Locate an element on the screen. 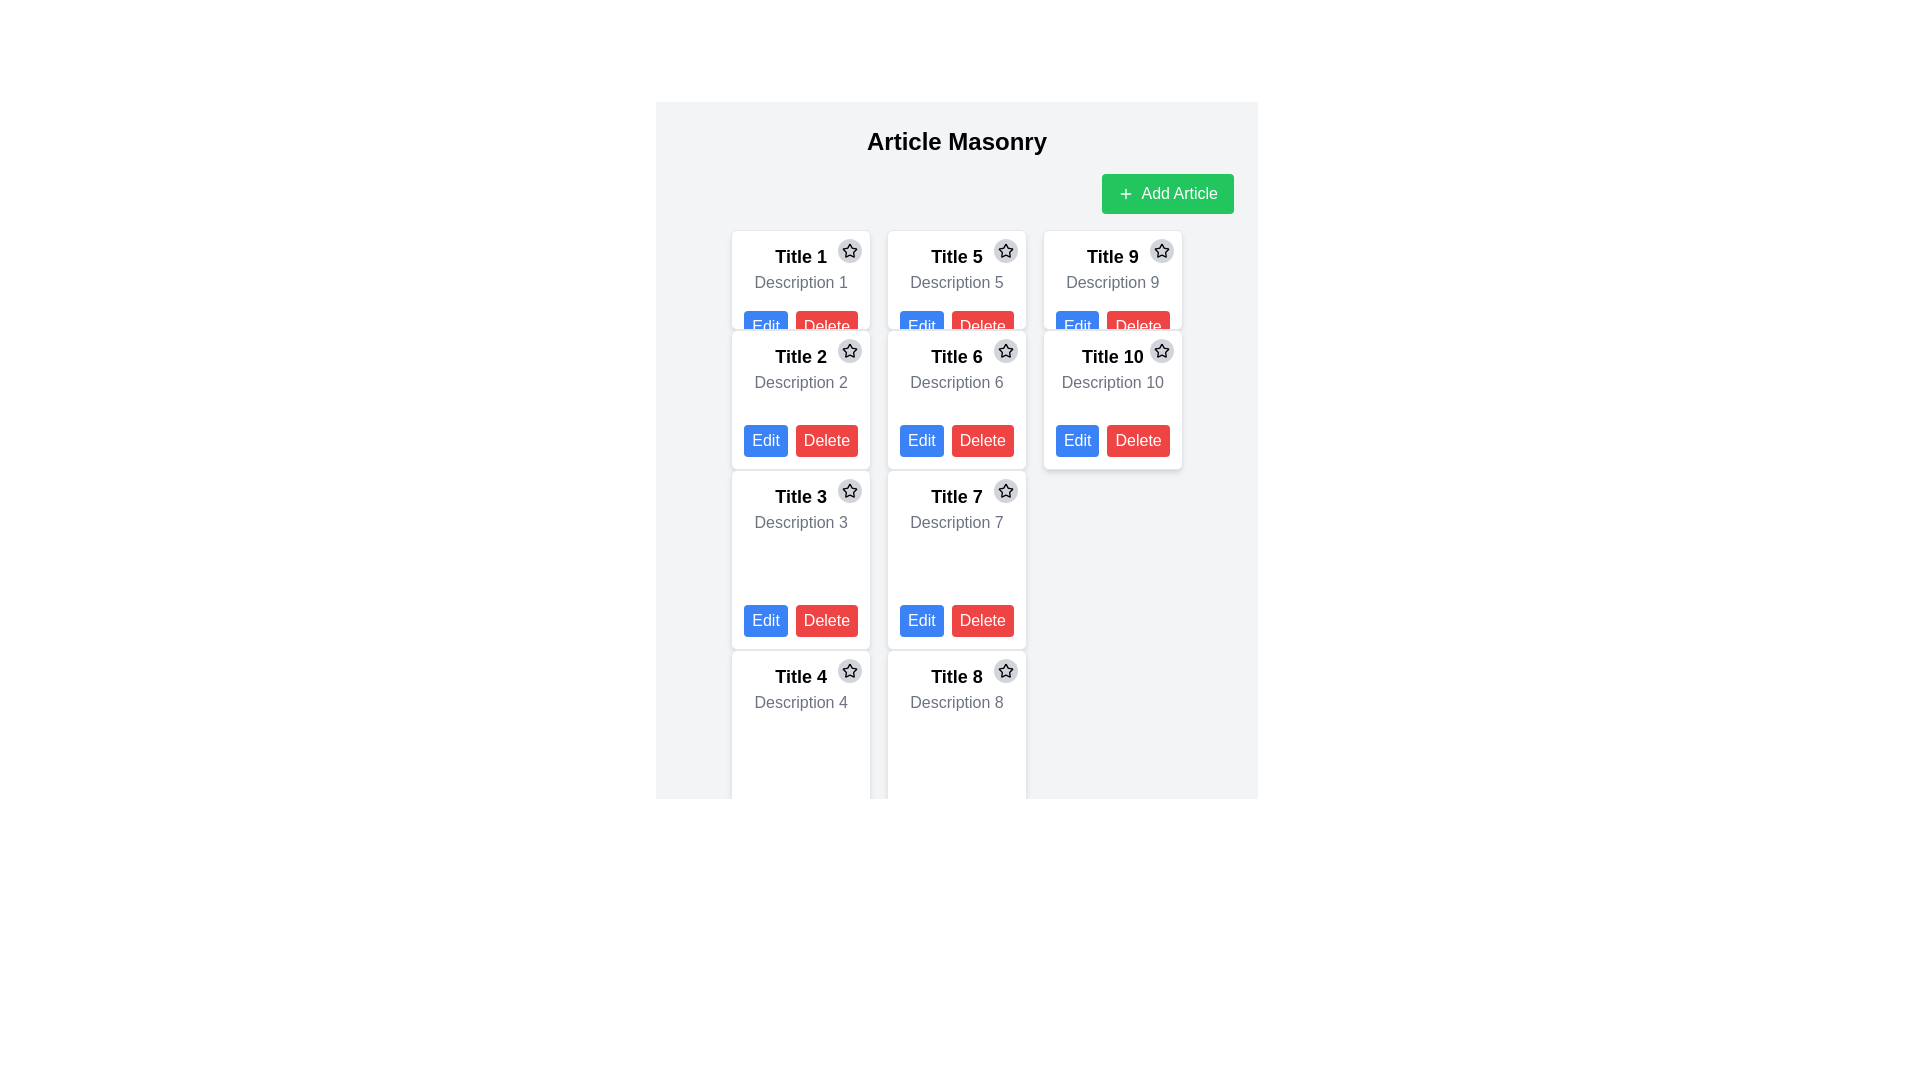  the star icon located at the top-right corner of the card labeled 'Title 10' to show context actions is located at coordinates (1161, 249).